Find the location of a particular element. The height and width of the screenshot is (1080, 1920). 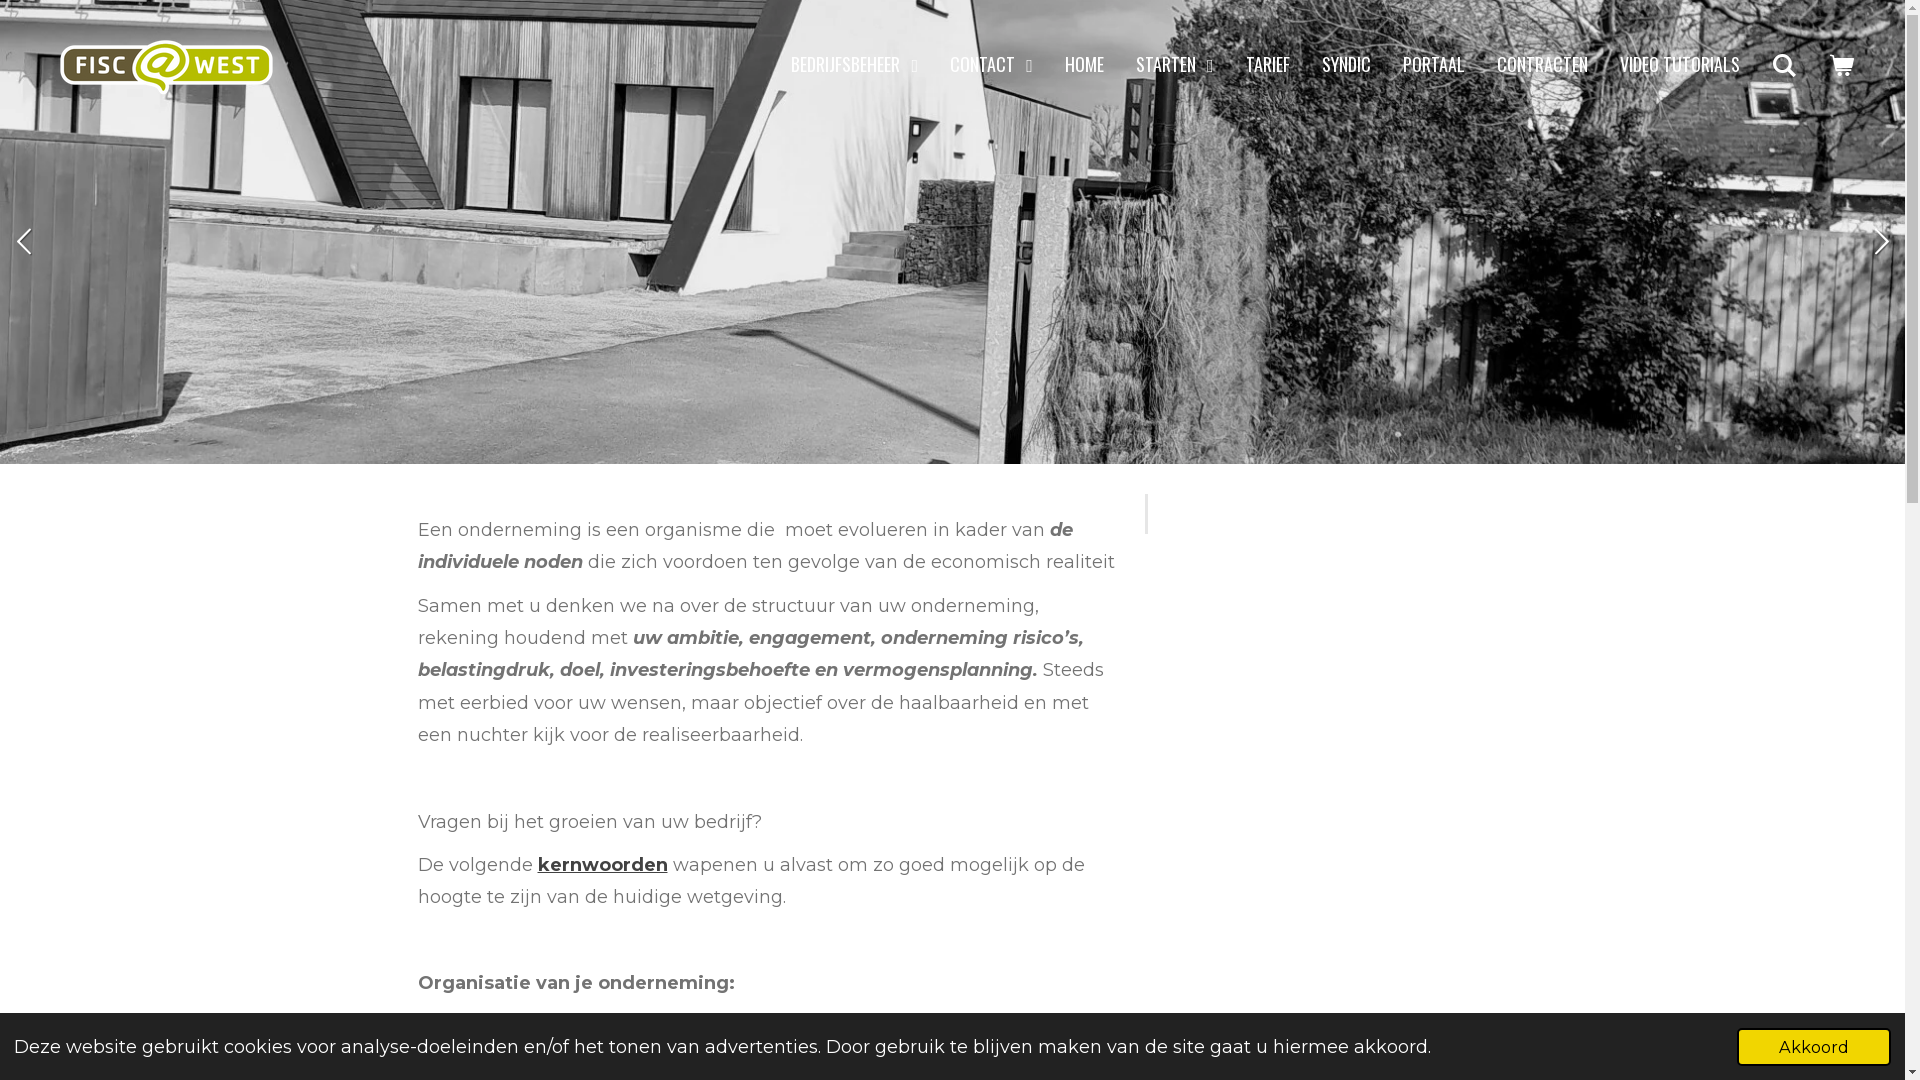

'Fisc@West' is located at coordinates (39, 64).